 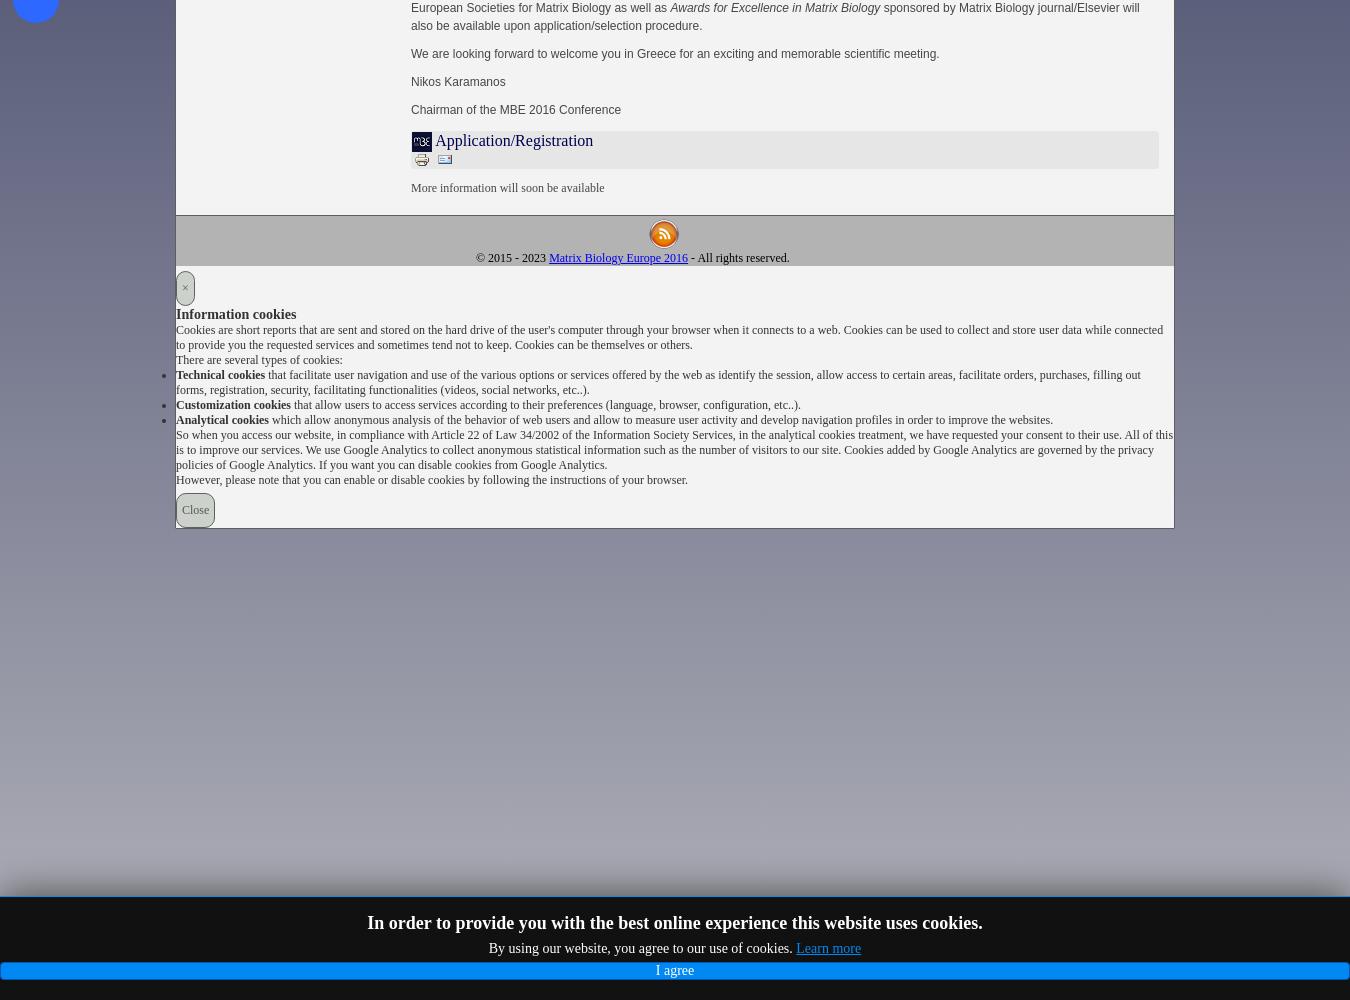 What do you see at coordinates (176, 375) in the screenshot?
I see `'Technical cookies'` at bounding box center [176, 375].